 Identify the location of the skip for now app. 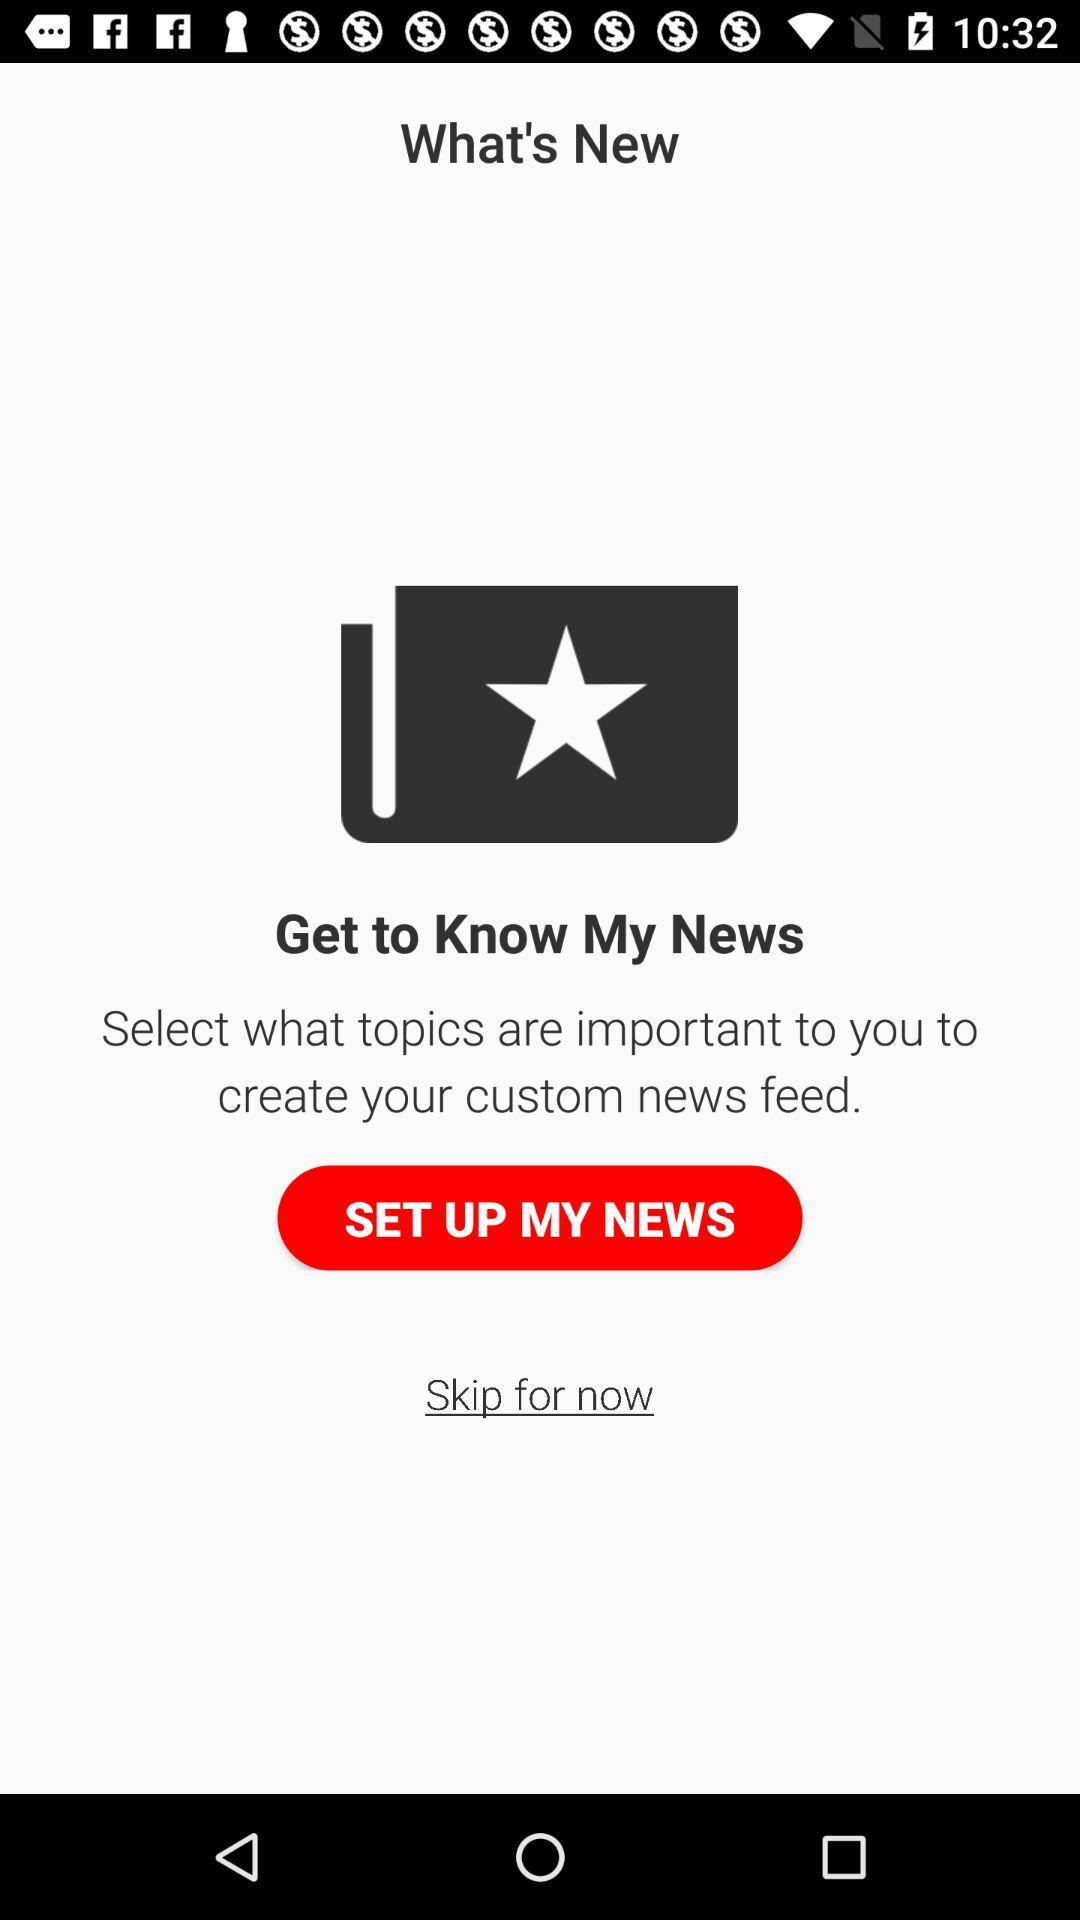
(538, 1392).